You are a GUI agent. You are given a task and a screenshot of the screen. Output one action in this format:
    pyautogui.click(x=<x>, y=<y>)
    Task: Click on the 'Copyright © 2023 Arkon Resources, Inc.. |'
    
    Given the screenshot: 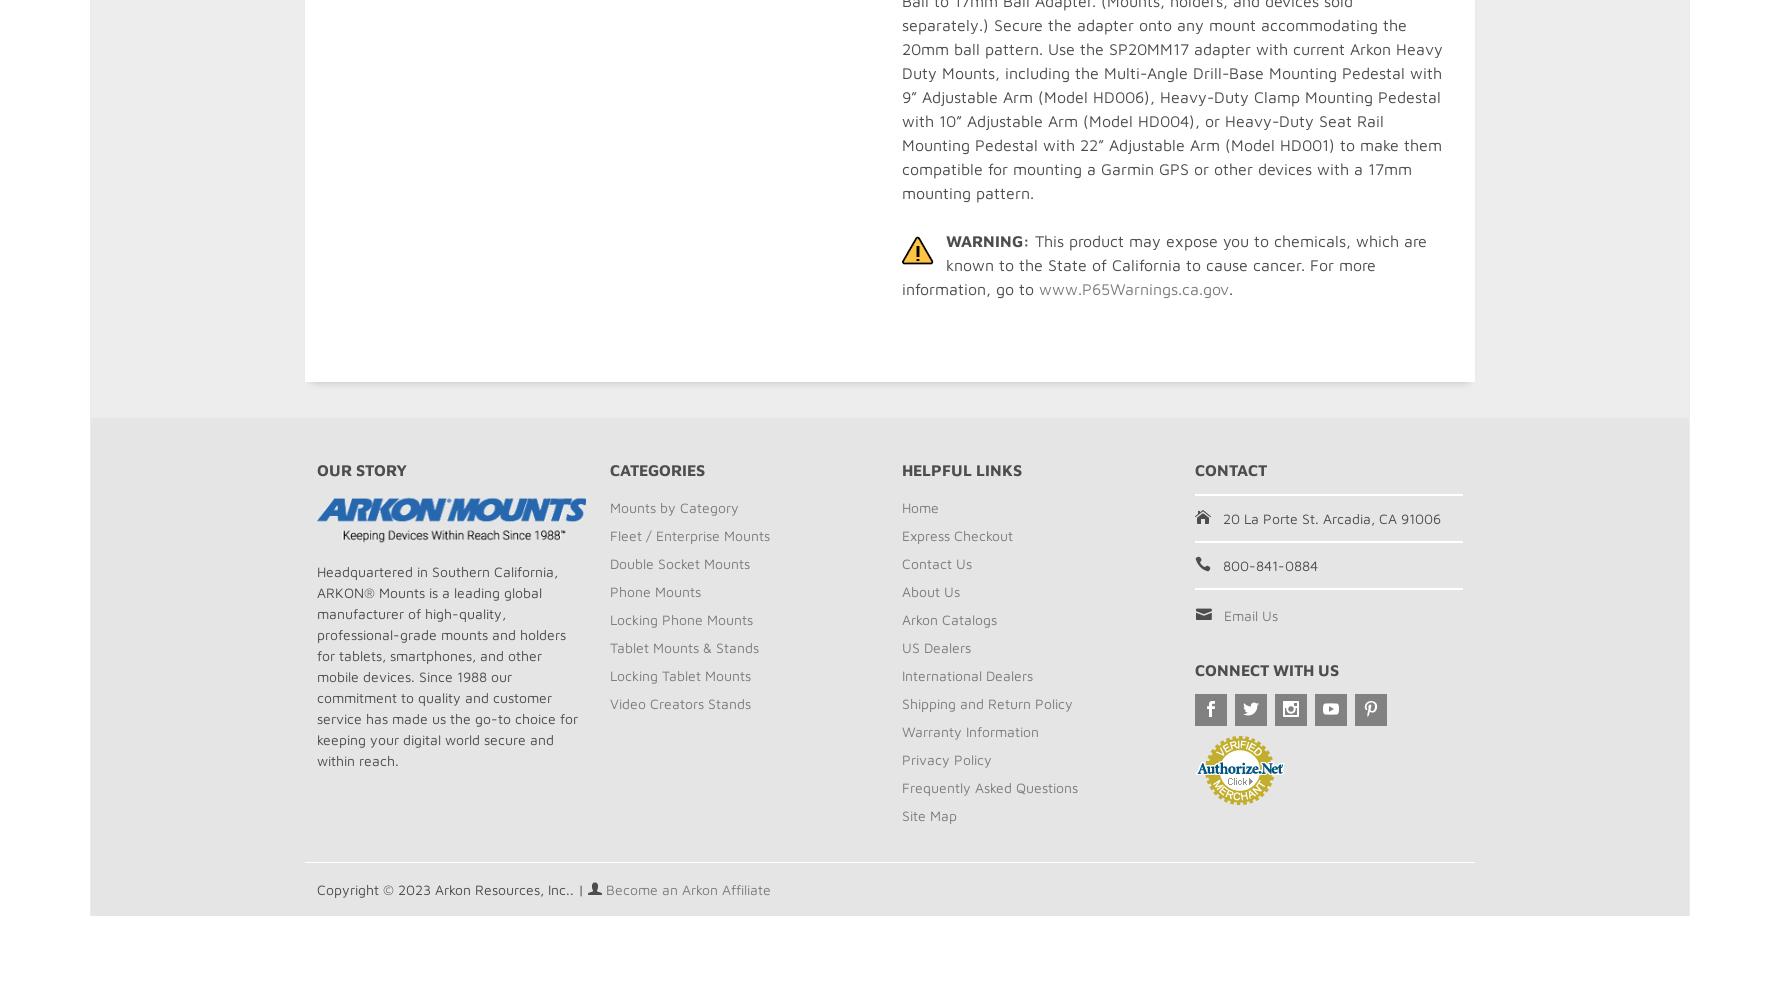 What is the action you would take?
    pyautogui.click(x=452, y=889)
    